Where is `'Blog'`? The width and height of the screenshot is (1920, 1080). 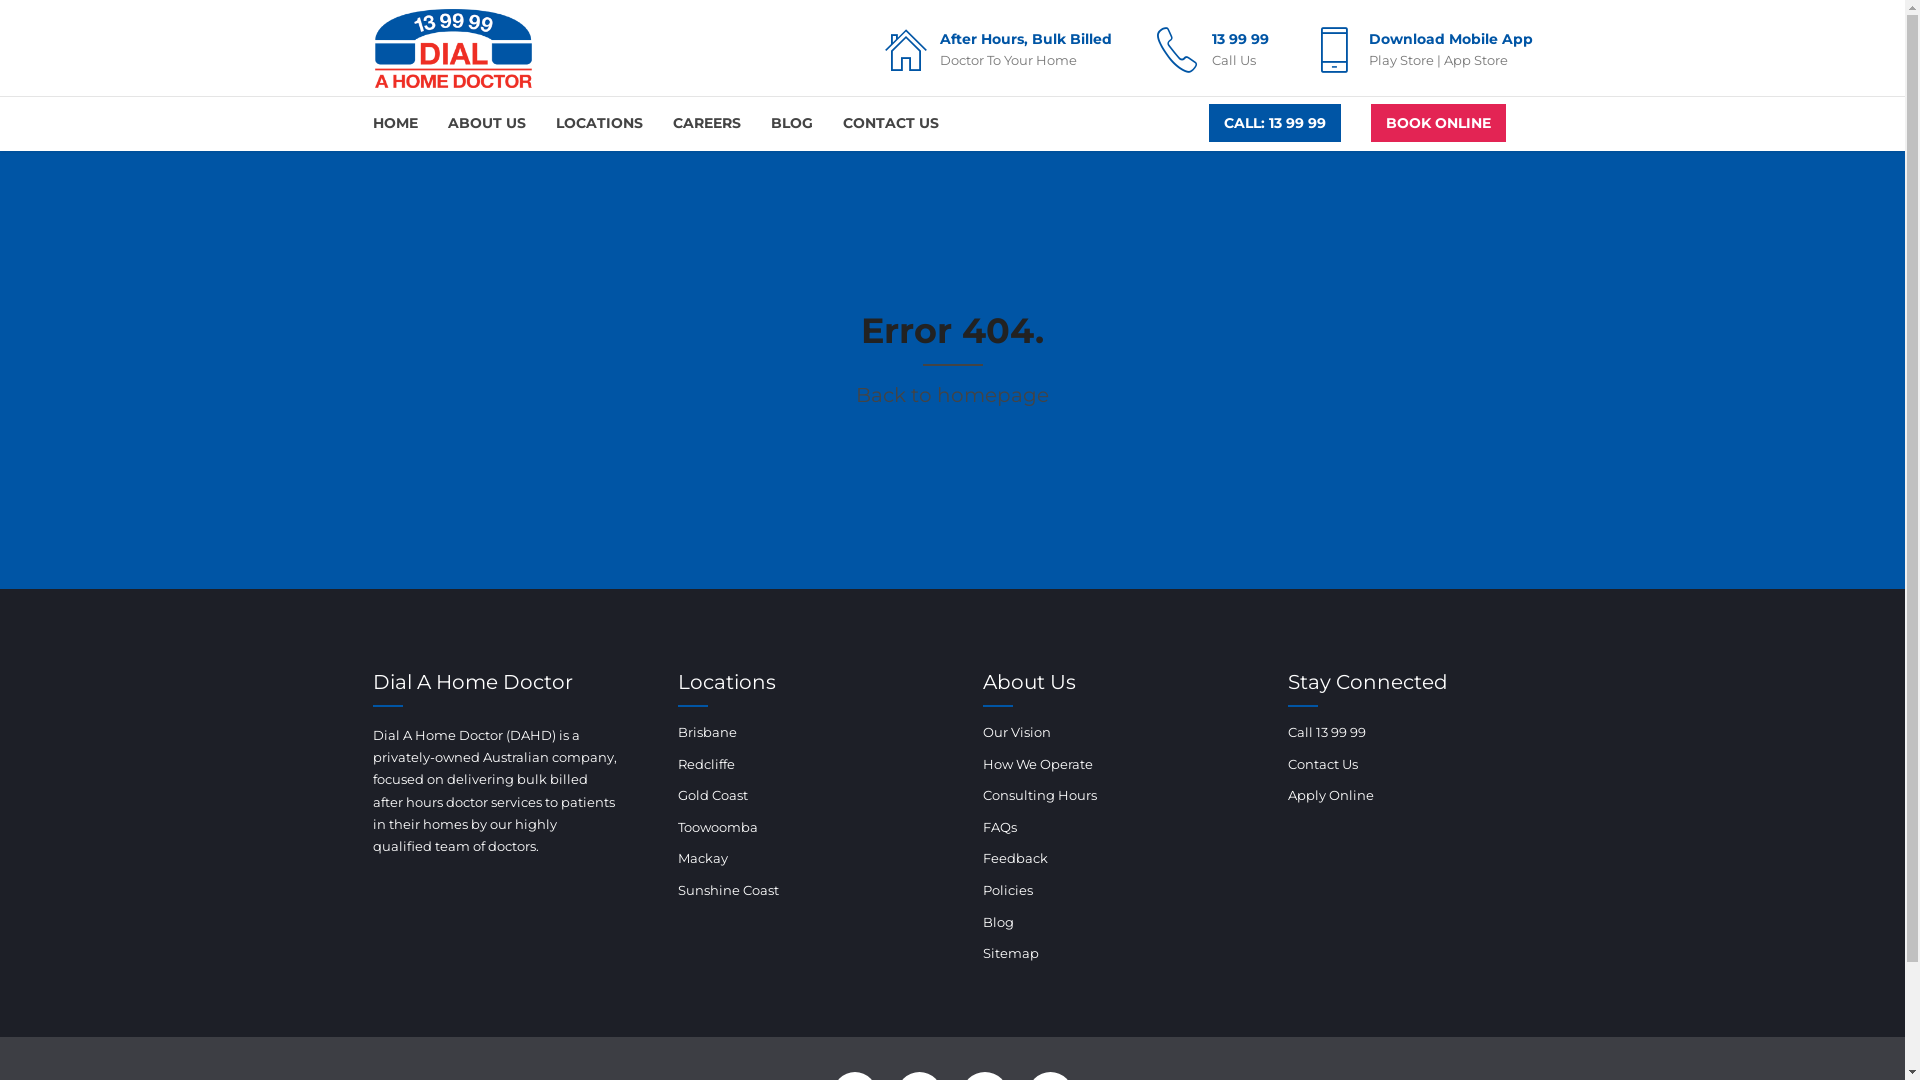
'Blog' is located at coordinates (997, 921).